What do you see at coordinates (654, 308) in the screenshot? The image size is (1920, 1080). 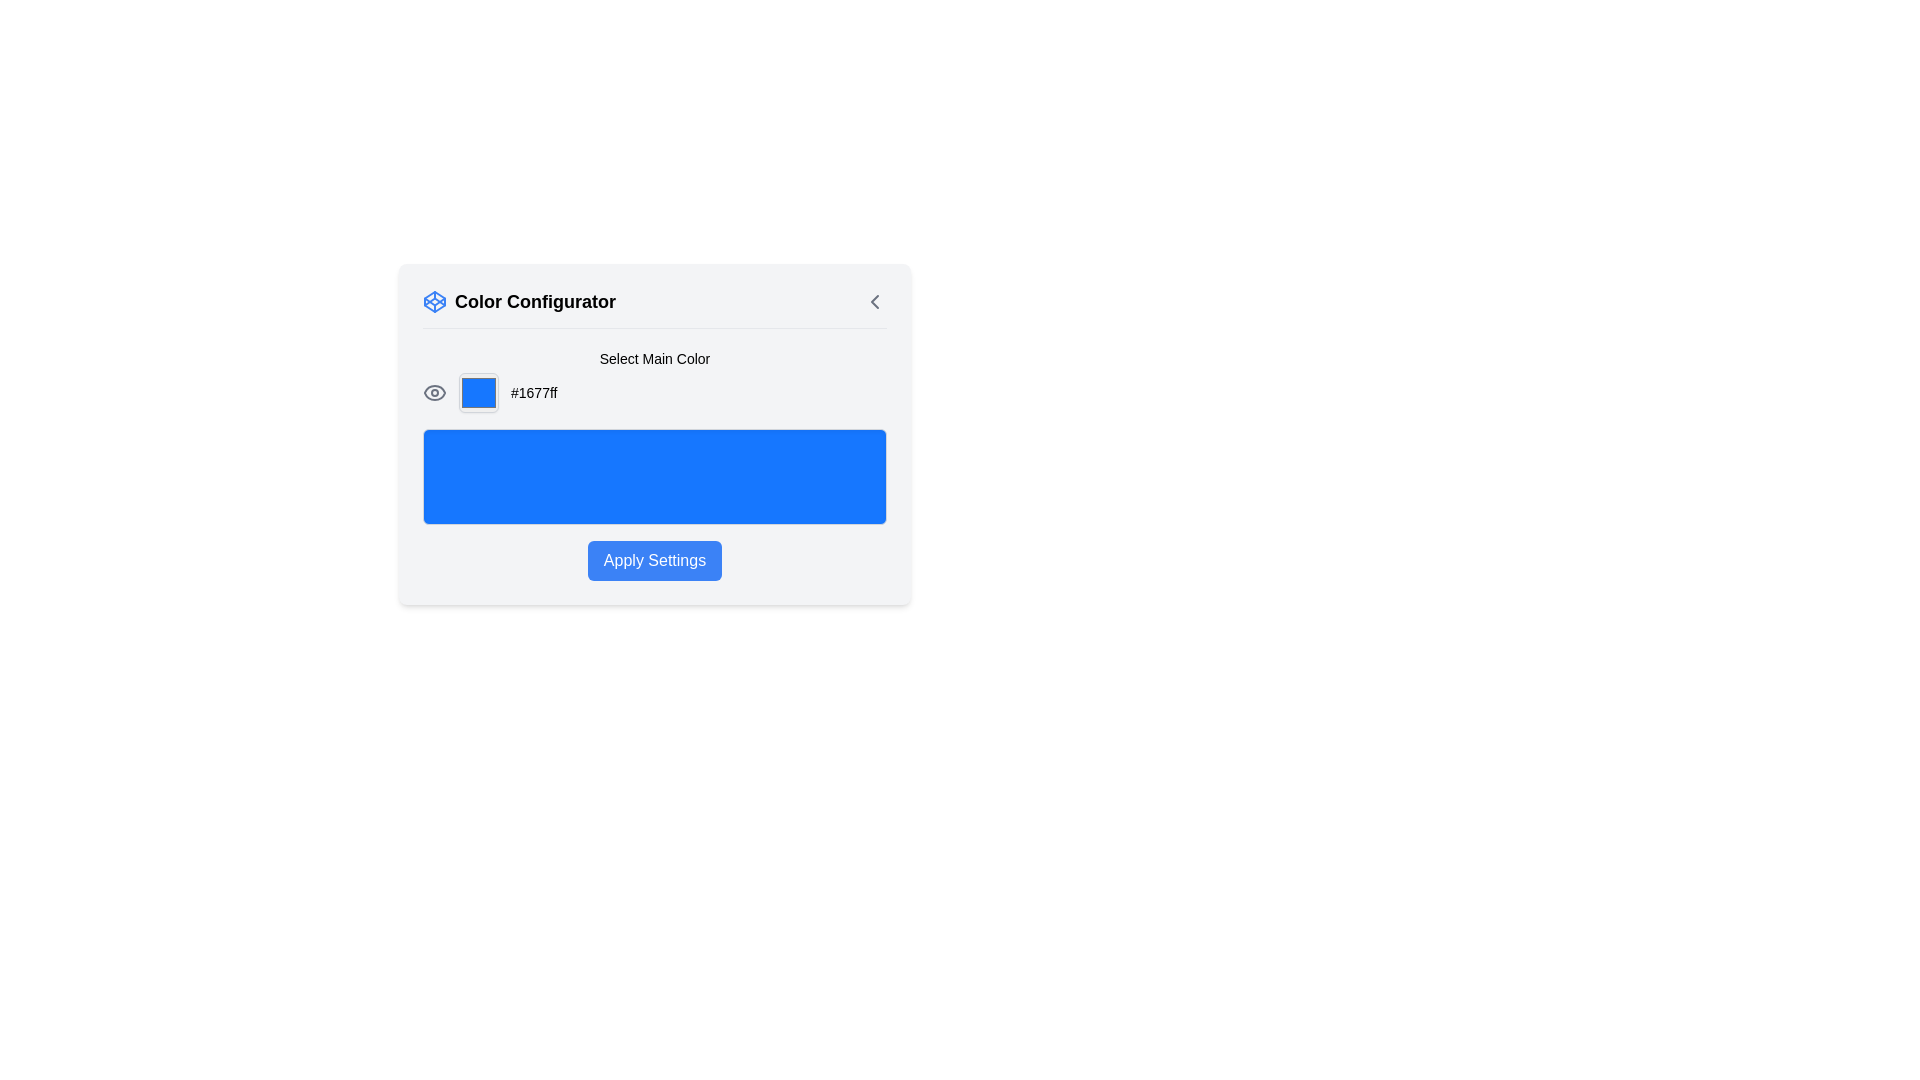 I see `the purpose of the section` at bounding box center [654, 308].